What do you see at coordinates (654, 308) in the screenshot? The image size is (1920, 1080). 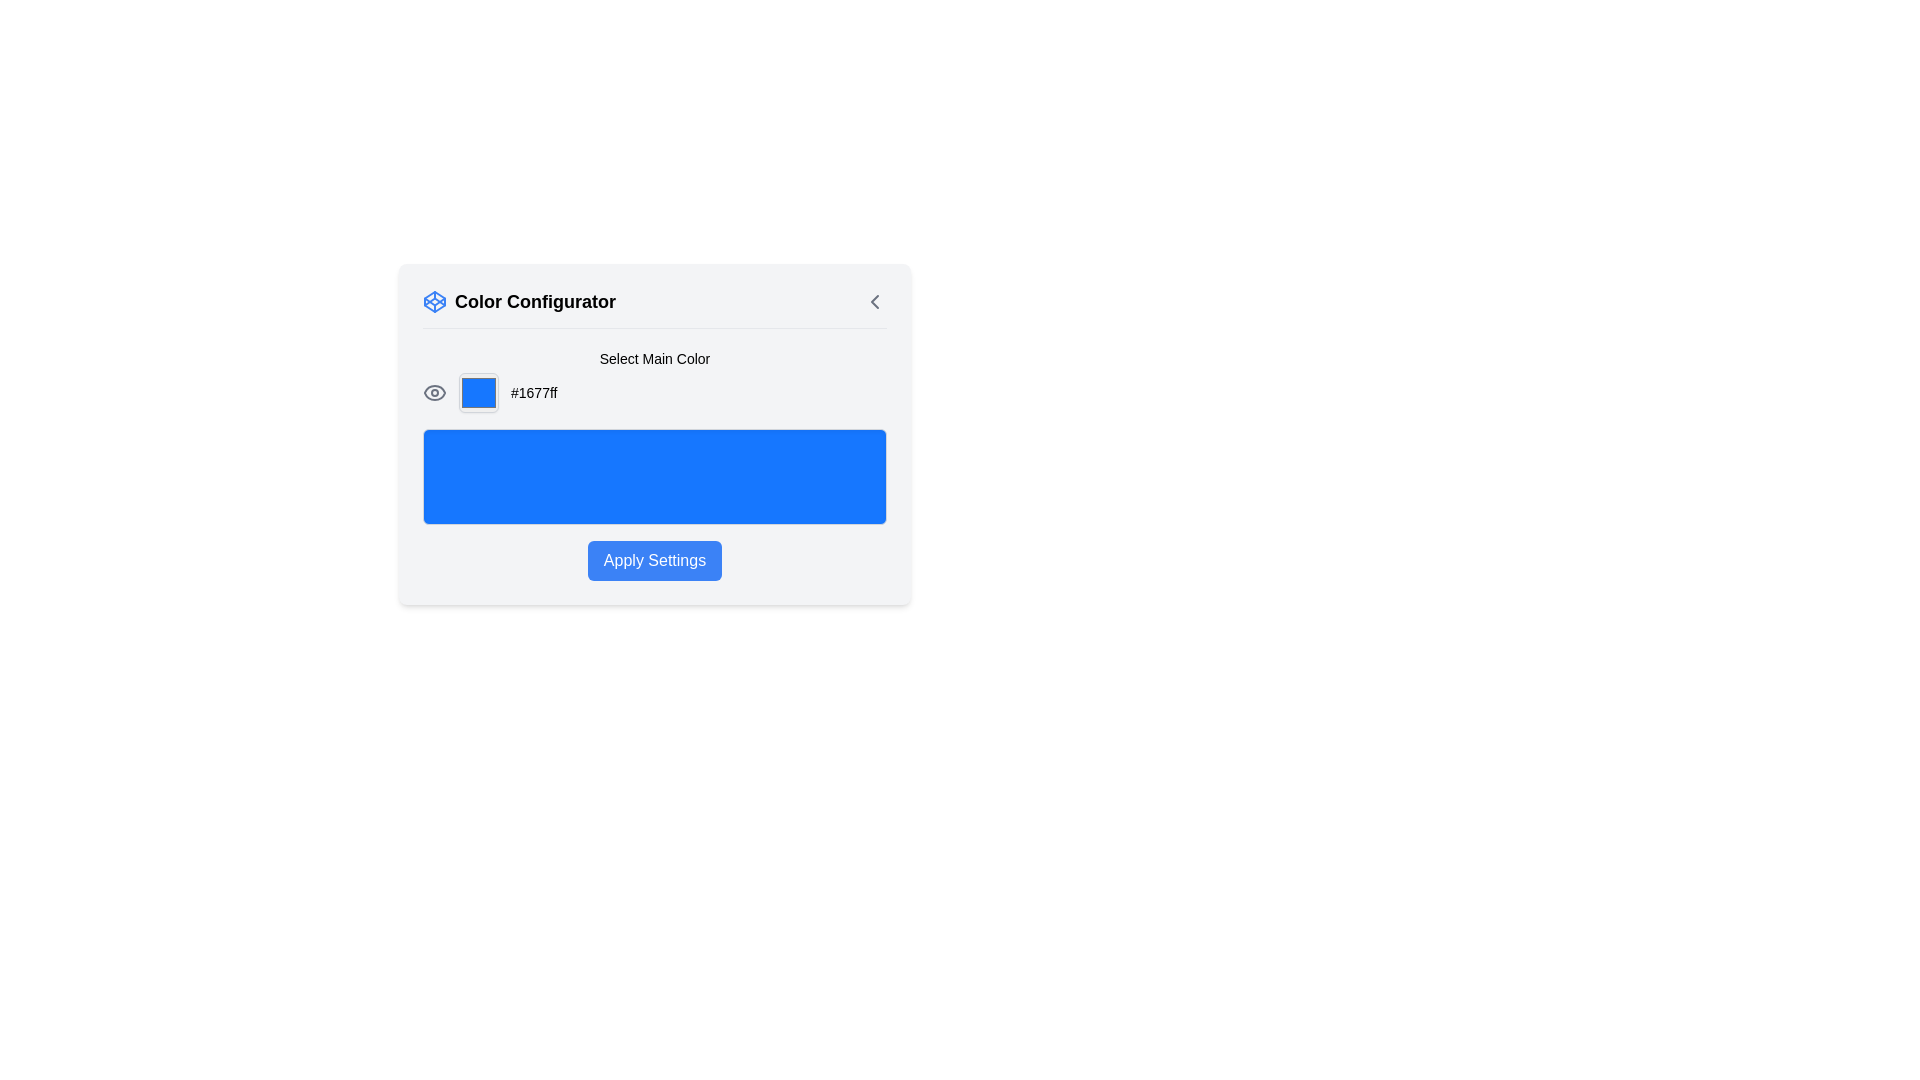 I see `the purpose of the section` at bounding box center [654, 308].